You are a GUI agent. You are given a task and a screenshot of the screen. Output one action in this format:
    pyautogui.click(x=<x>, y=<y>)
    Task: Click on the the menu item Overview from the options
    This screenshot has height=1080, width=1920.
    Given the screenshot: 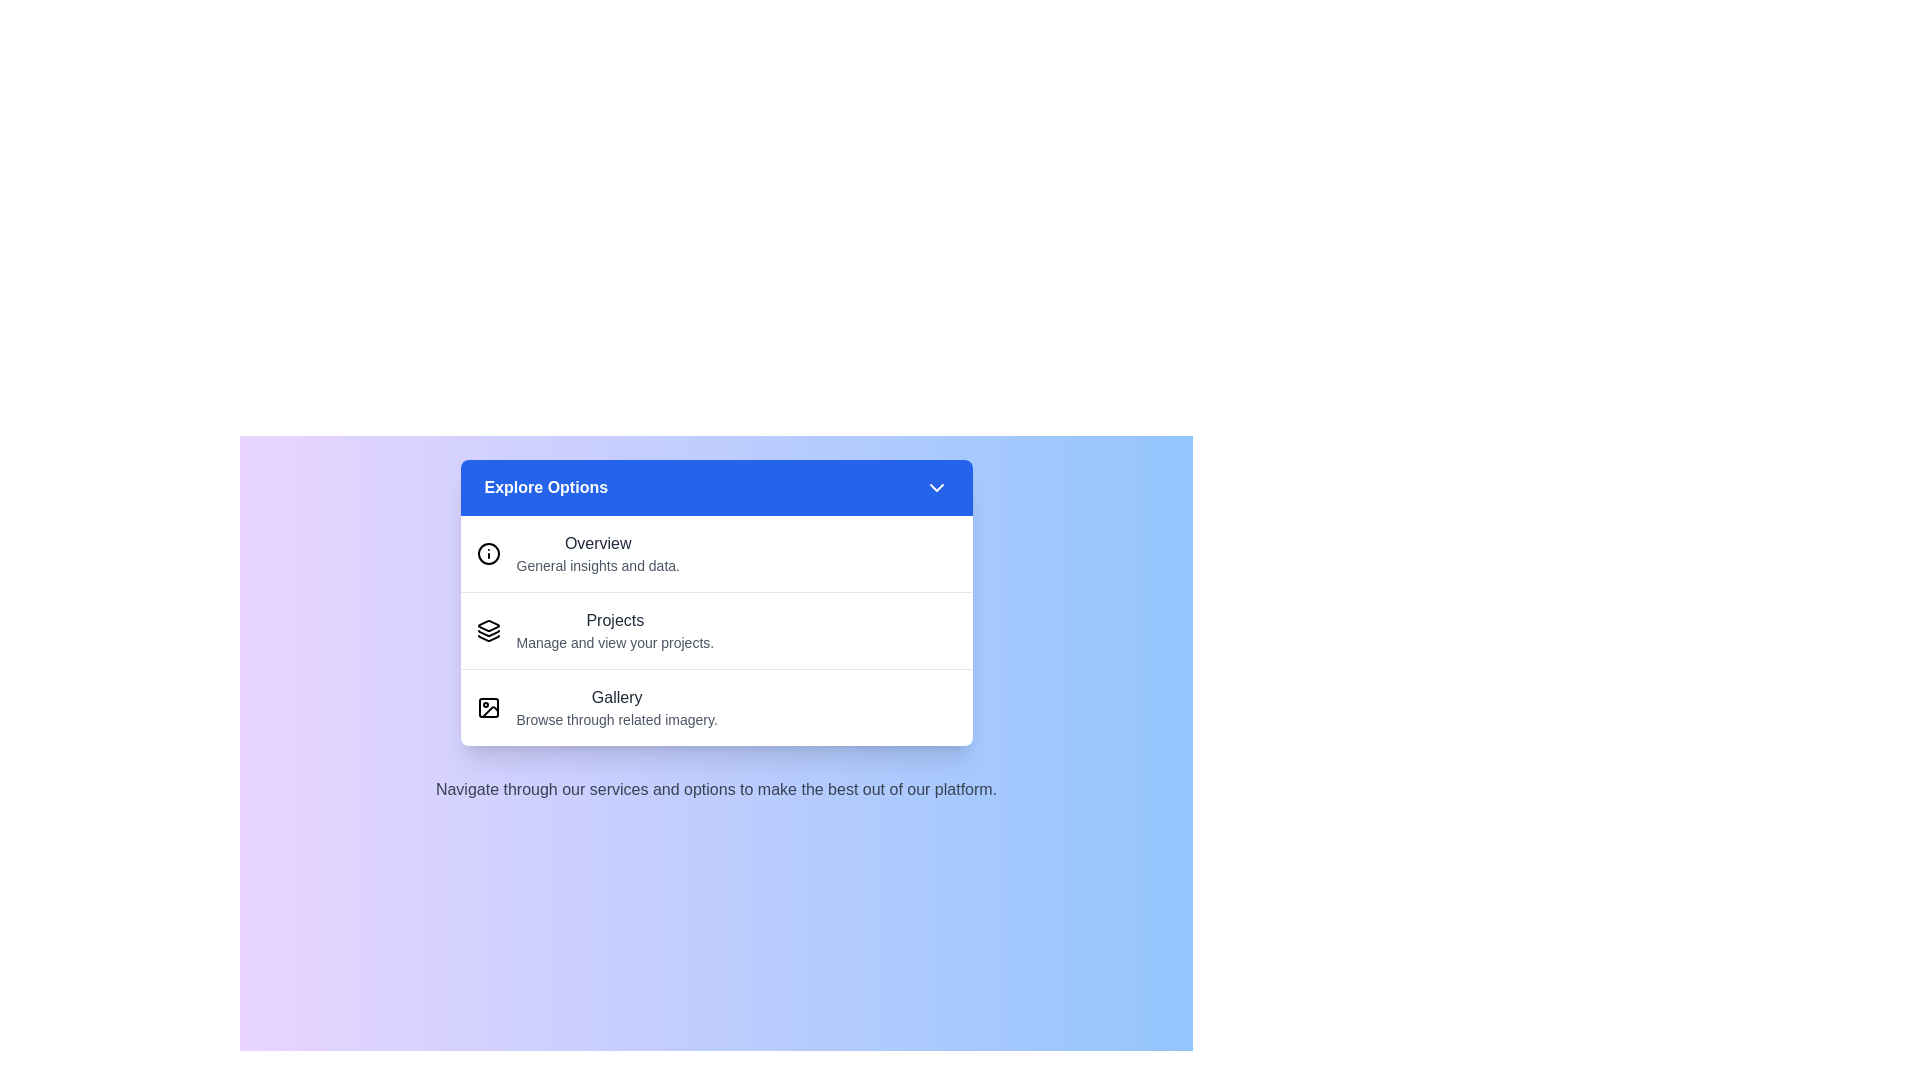 What is the action you would take?
    pyautogui.click(x=597, y=554)
    